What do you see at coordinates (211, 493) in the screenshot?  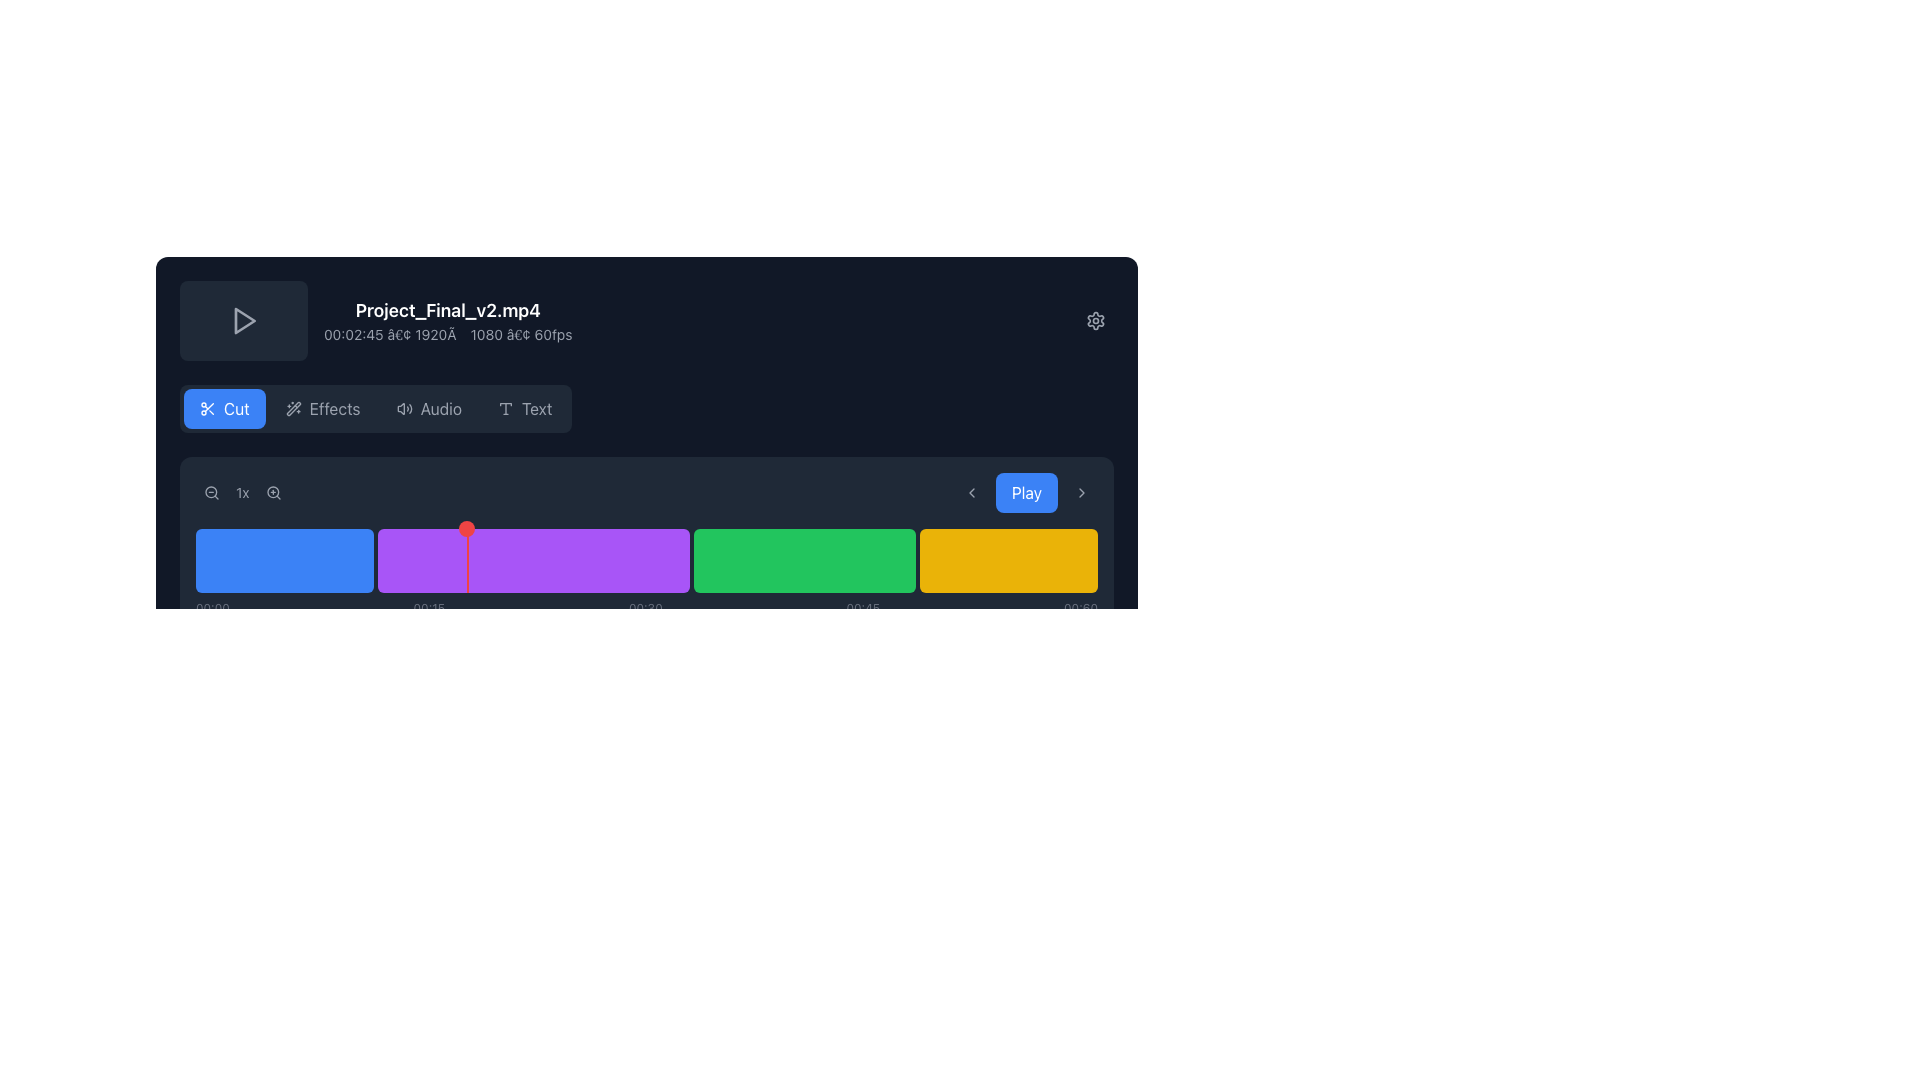 I see `the gray magnifying glass icon with a minus sign located in the toolbar above the timeline` at bounding box center [211, 493].